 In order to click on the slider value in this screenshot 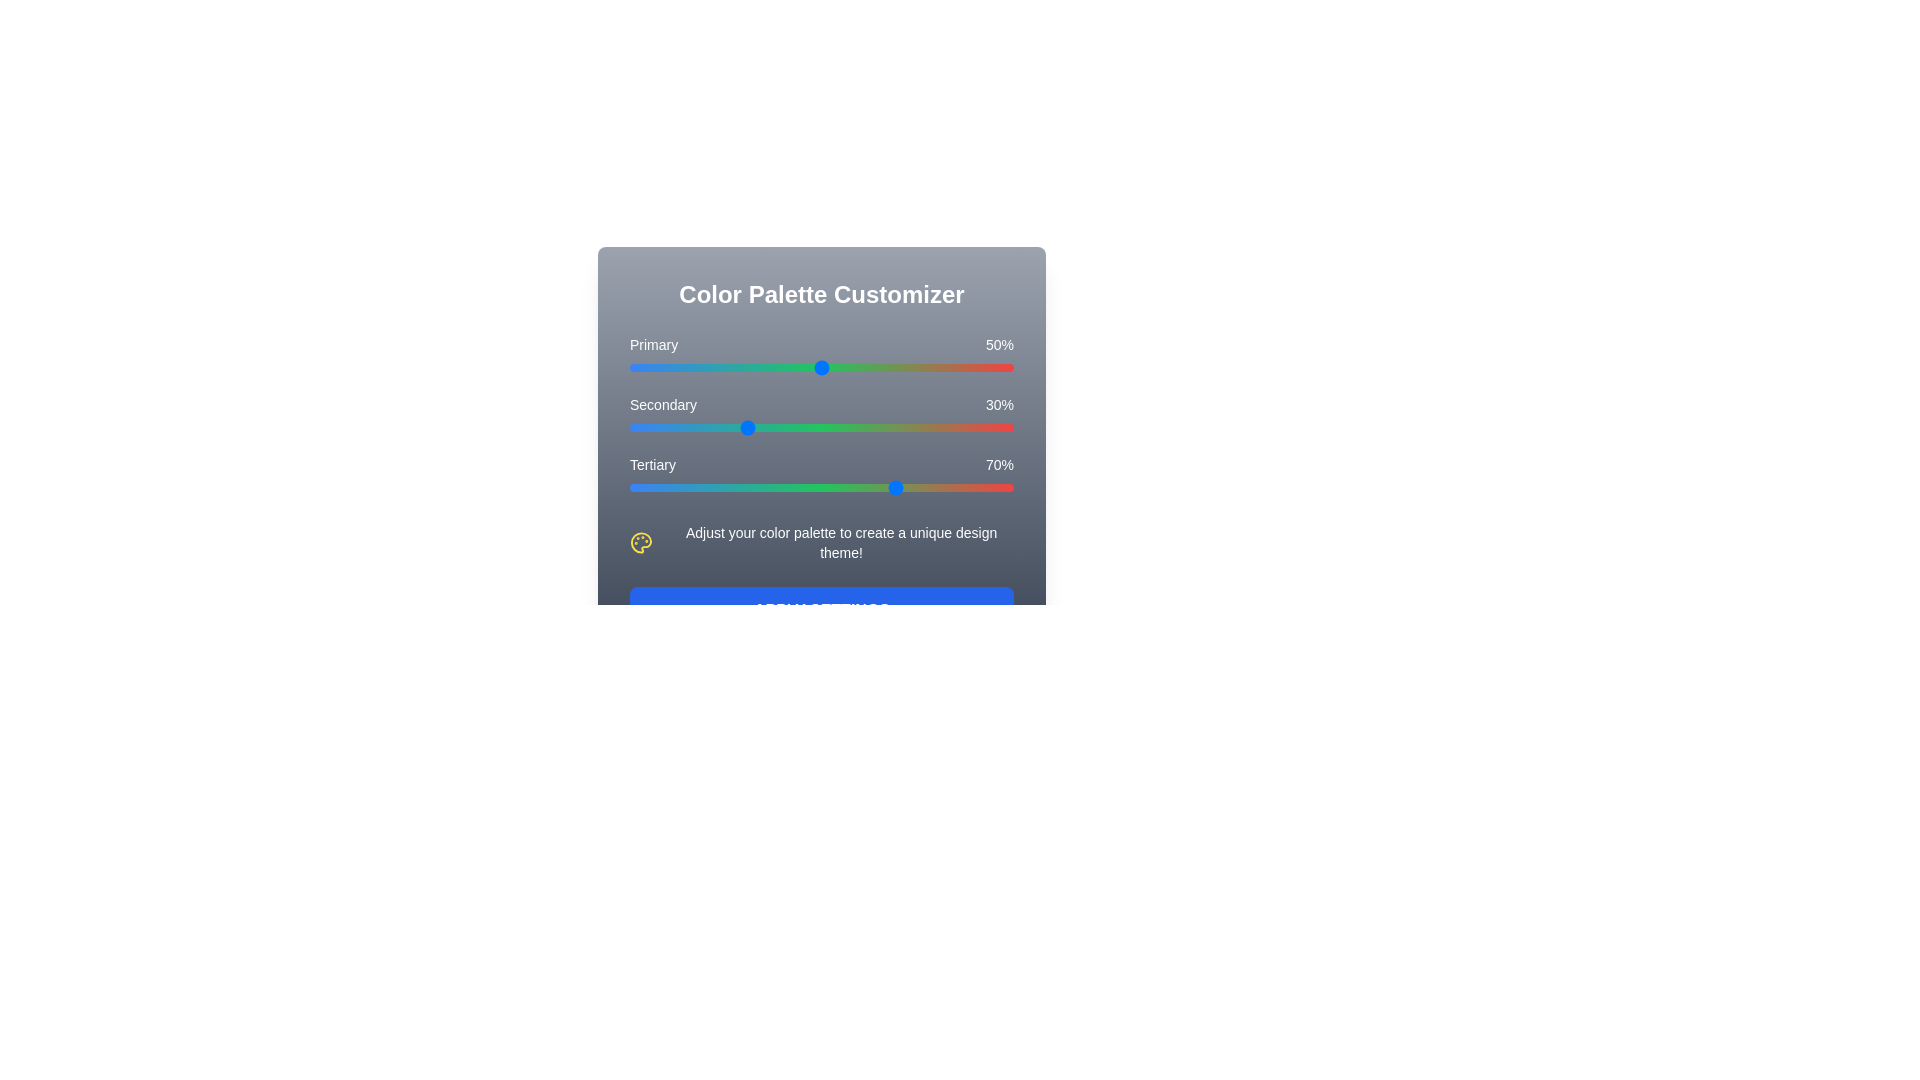, I will do `click(964, 427)`.